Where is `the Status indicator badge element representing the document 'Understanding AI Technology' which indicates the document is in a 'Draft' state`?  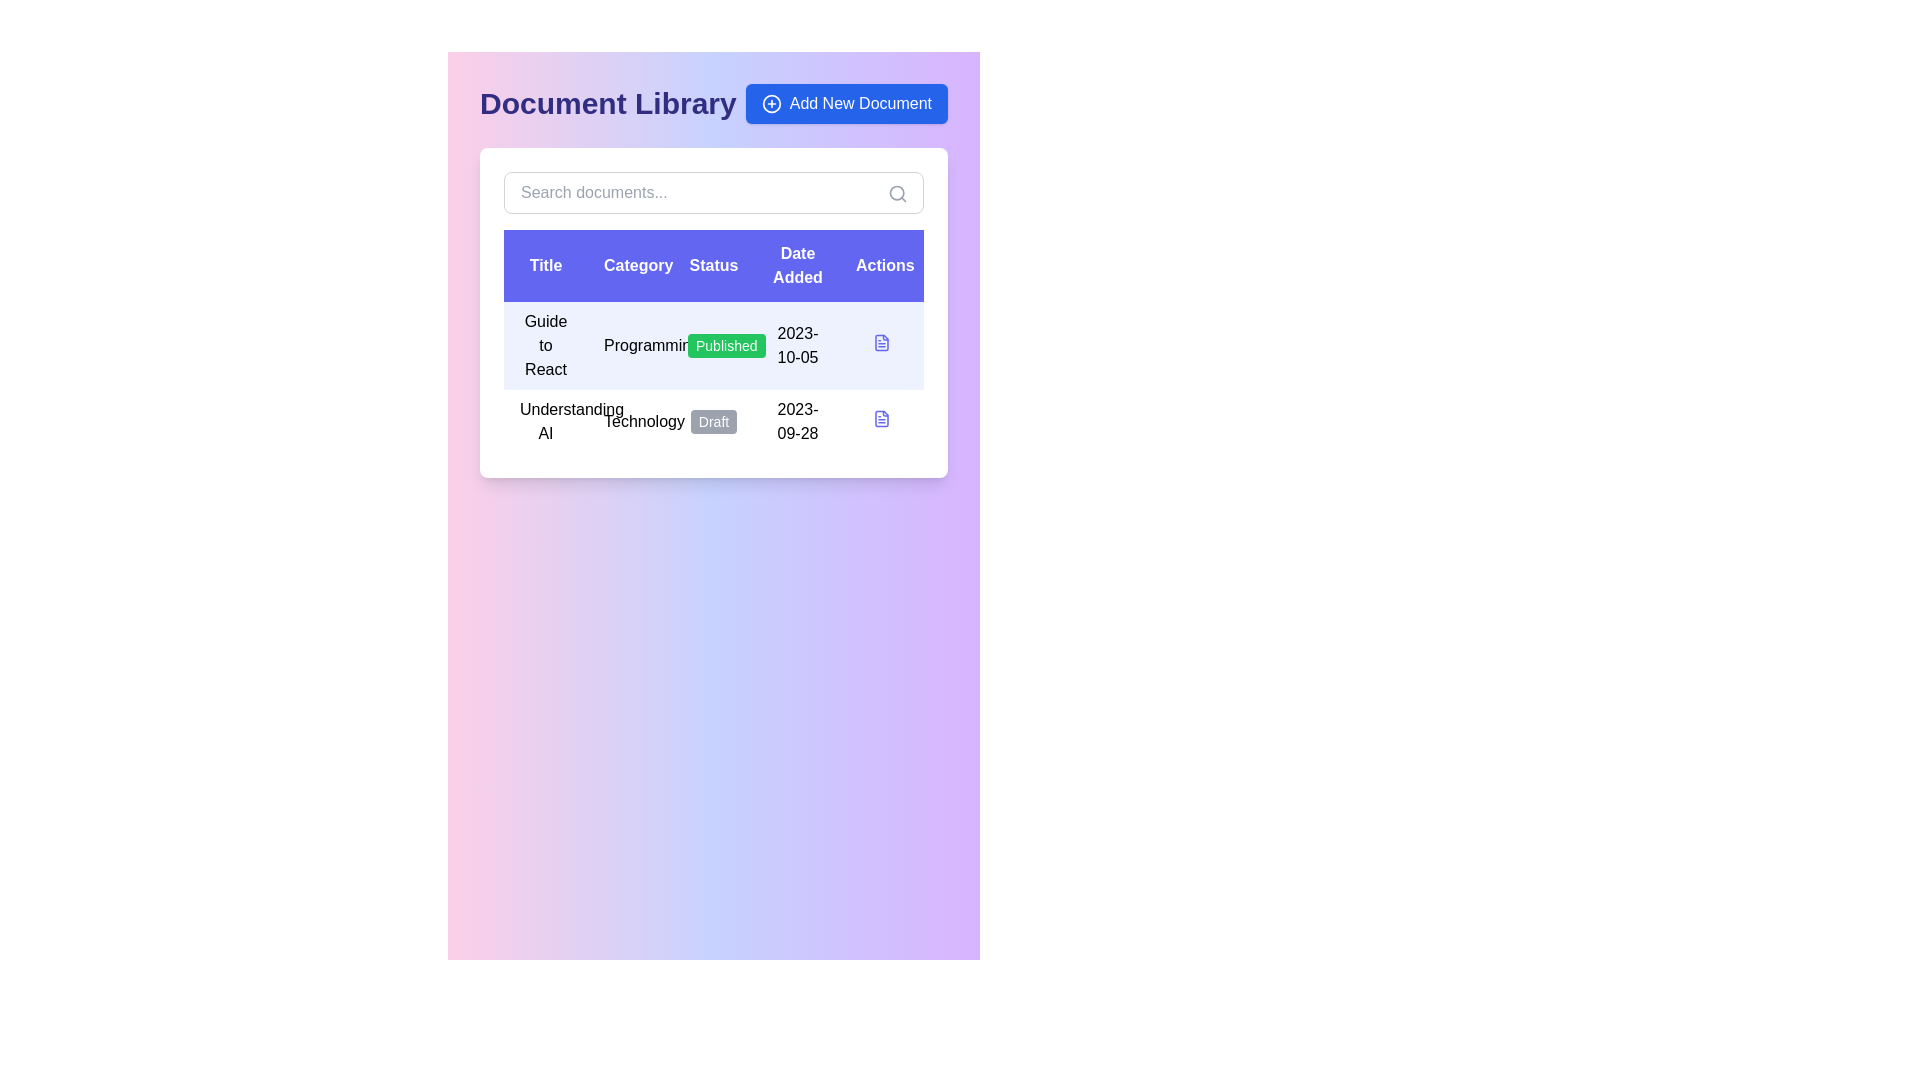
the Status indicator badge element representing the document 'Understanding AI Technology' which indicates the document is in a 'Draft' state is located at coordinates (714, 420).